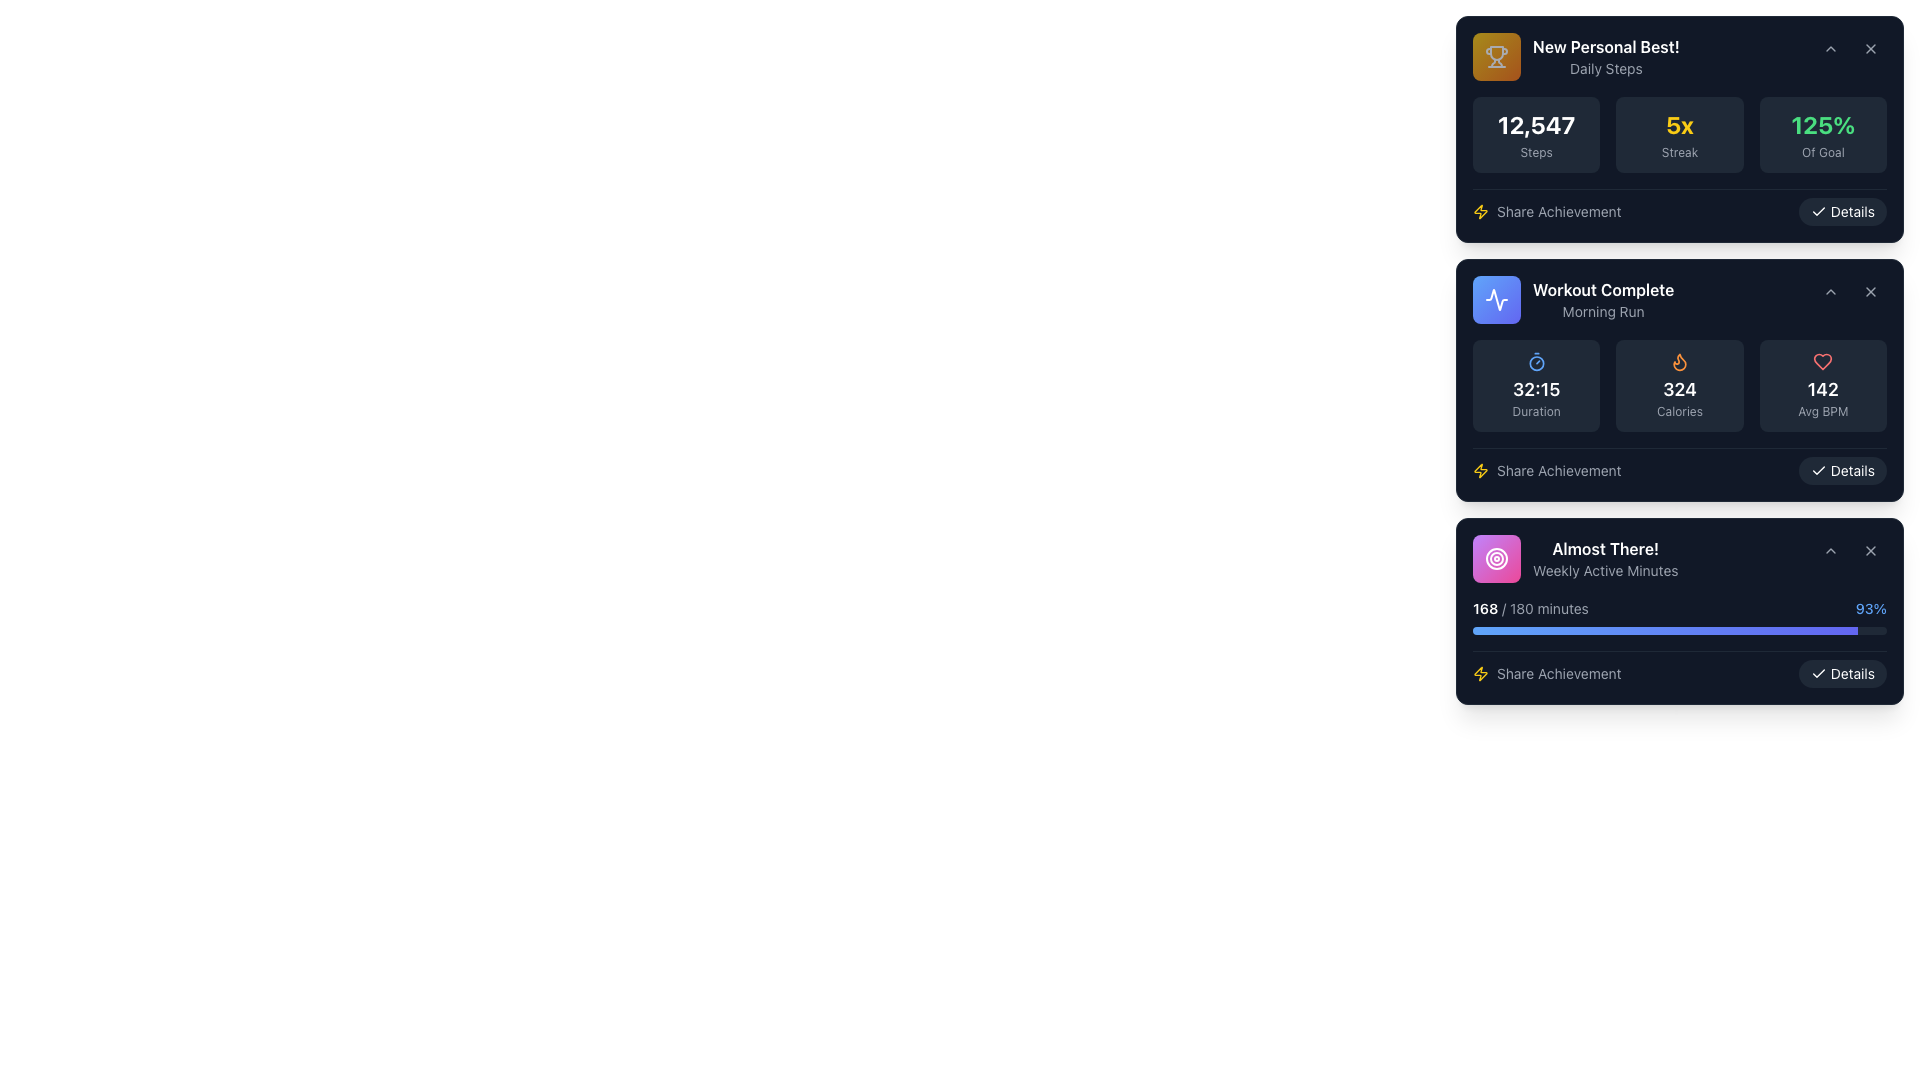 Image resolution: width=1920 pixels, height=1080 pixels. I want to click on the bold, white-colored text displaying '12,547' located at the top left of the 'New Personal Best! Daily Steps' card, which is enclosed within a rounded rectangular box, so click(1535, 124).